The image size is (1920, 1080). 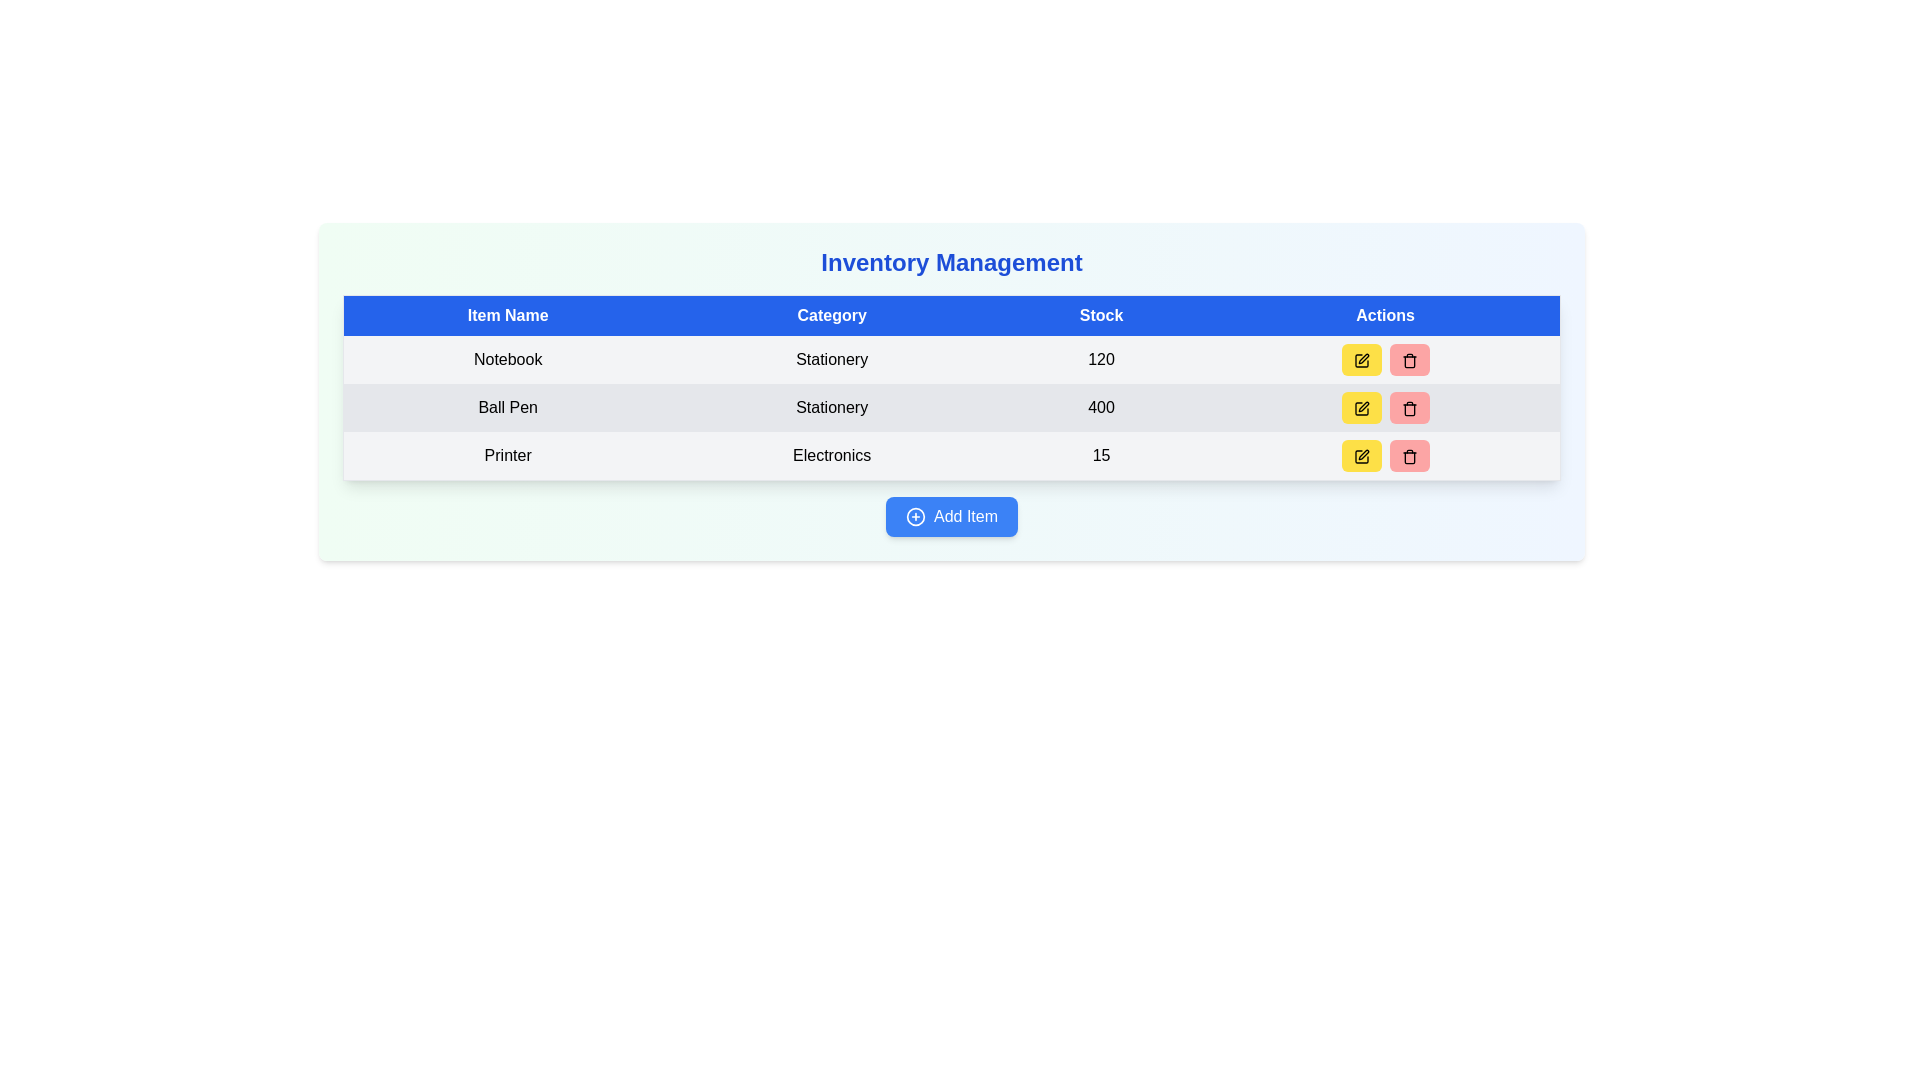 I want to click on the static text element representing the product name 'Ball Pen' in the inventory management table, located in the second row of the first column, so click(x=507, y=407).